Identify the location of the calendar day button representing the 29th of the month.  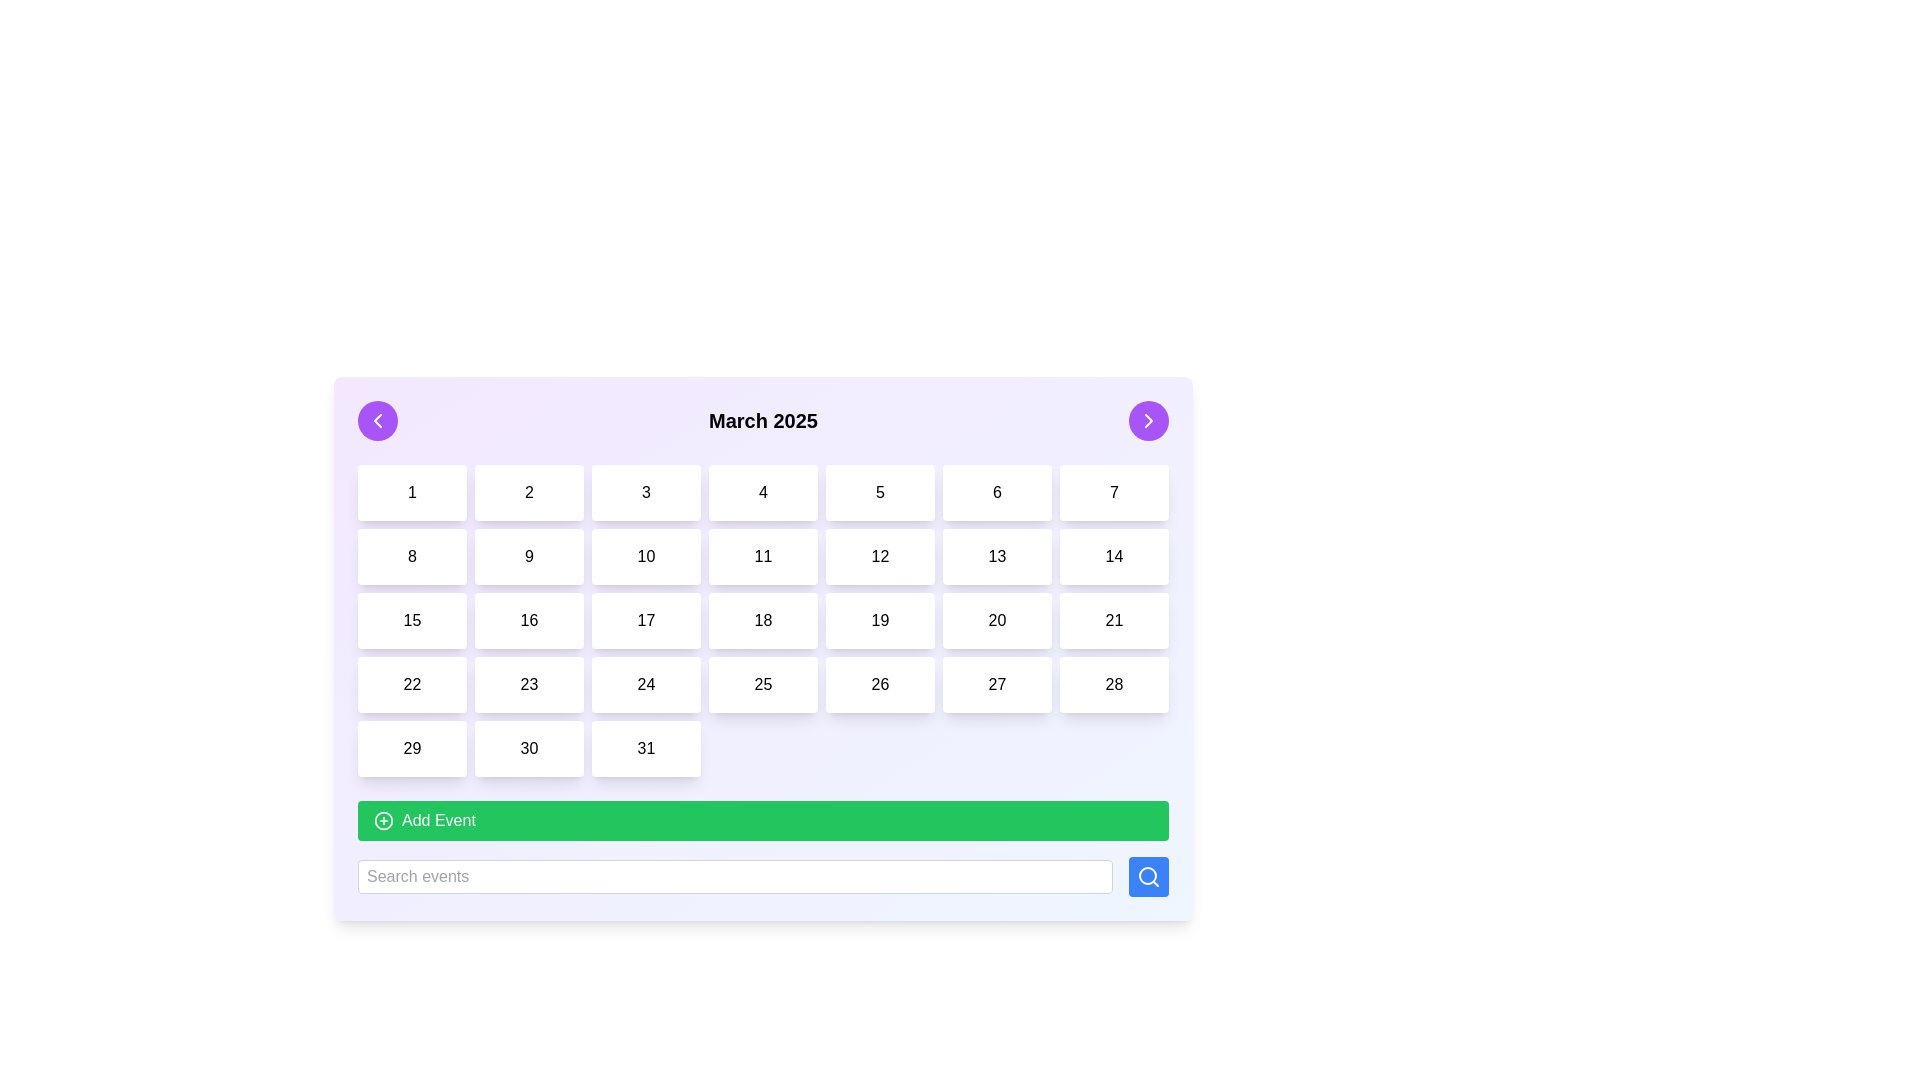
(411, 748).